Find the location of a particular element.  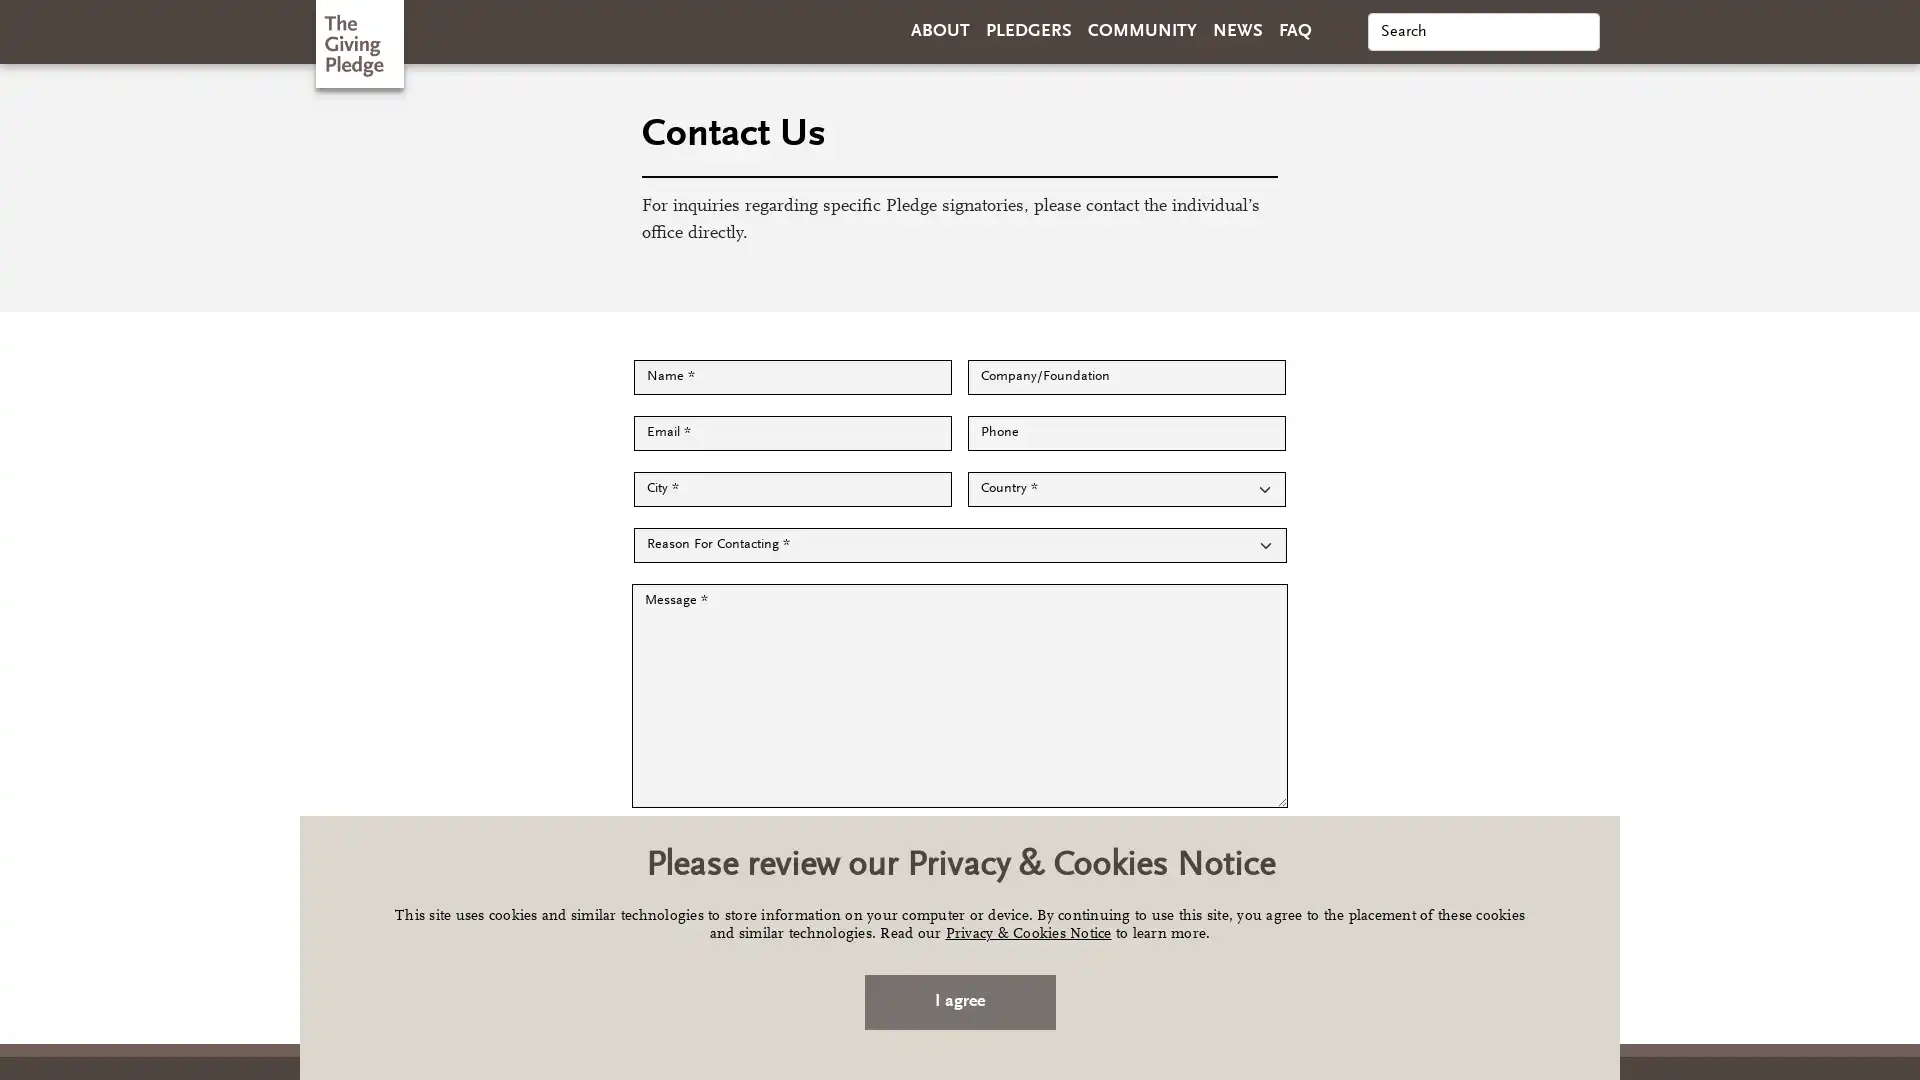

Send is located at coordinates (1227, 950).